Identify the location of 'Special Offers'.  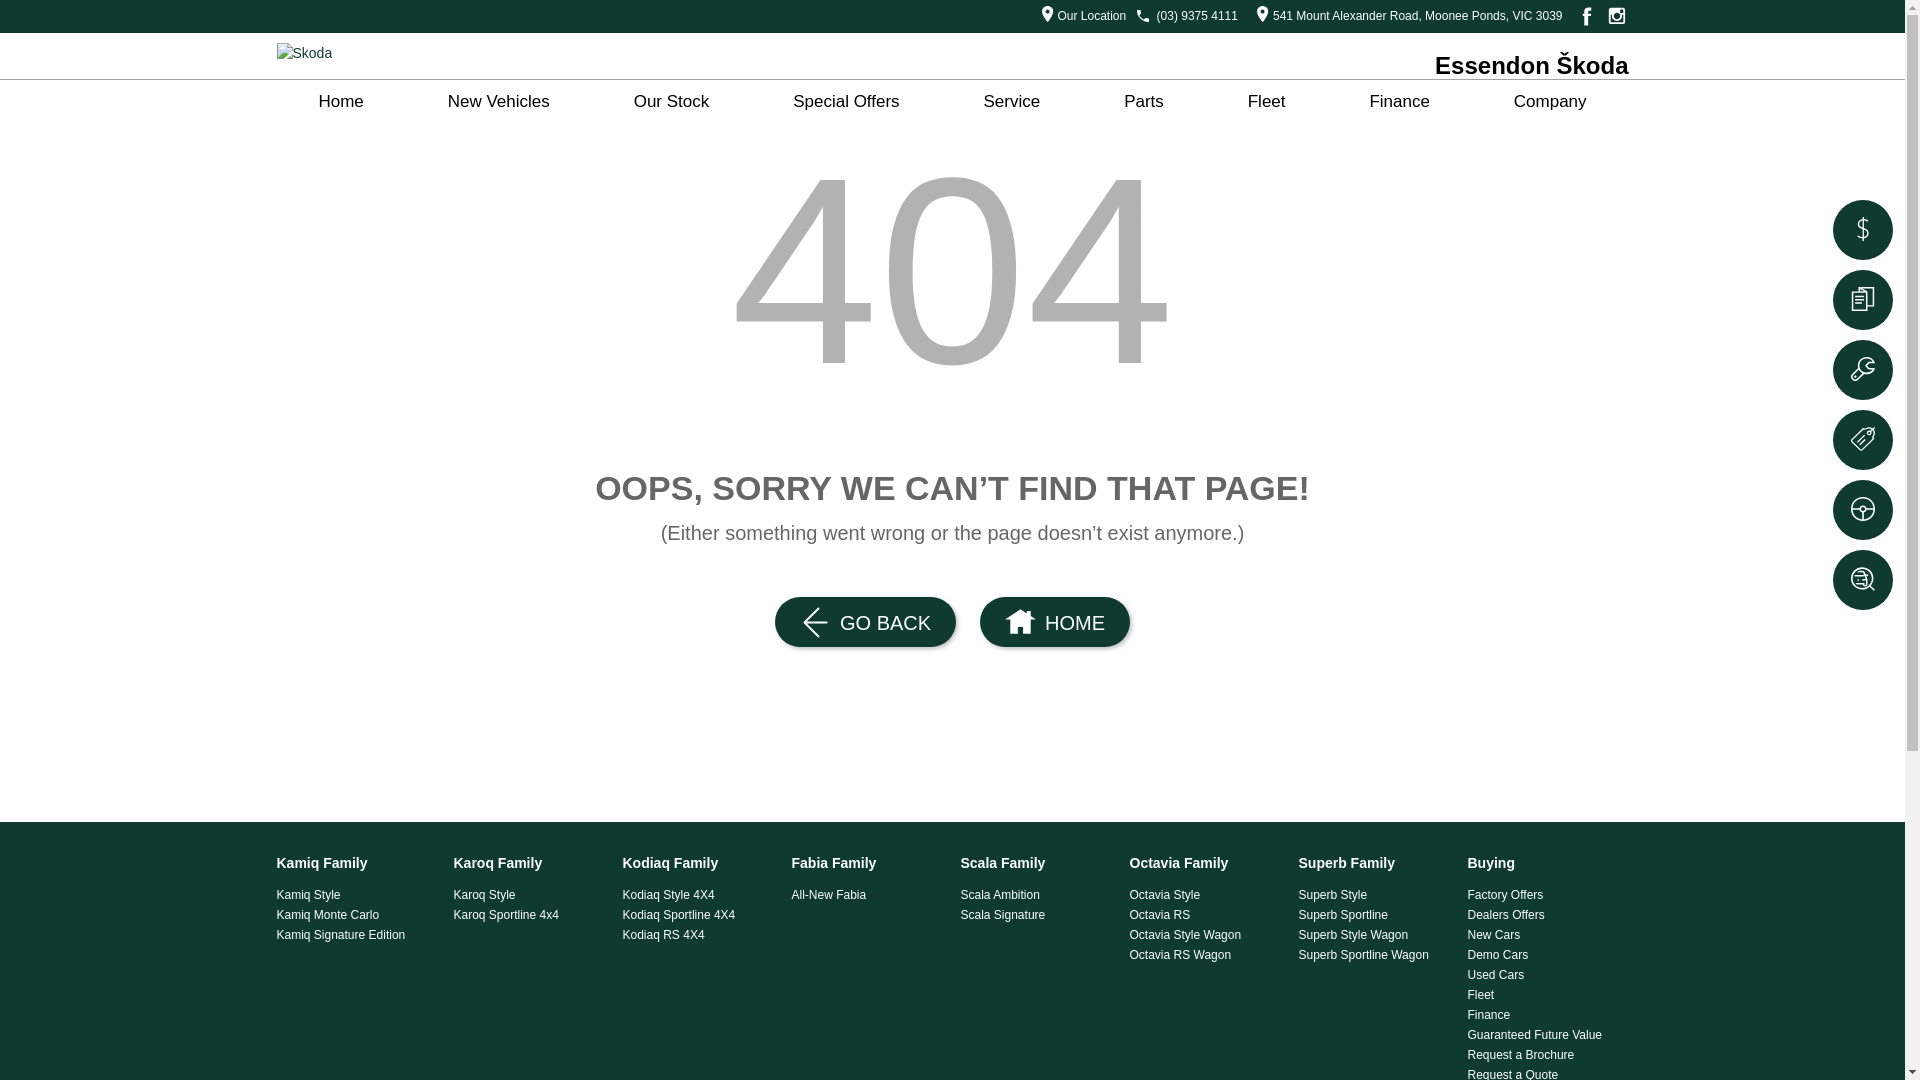
(845, 101).